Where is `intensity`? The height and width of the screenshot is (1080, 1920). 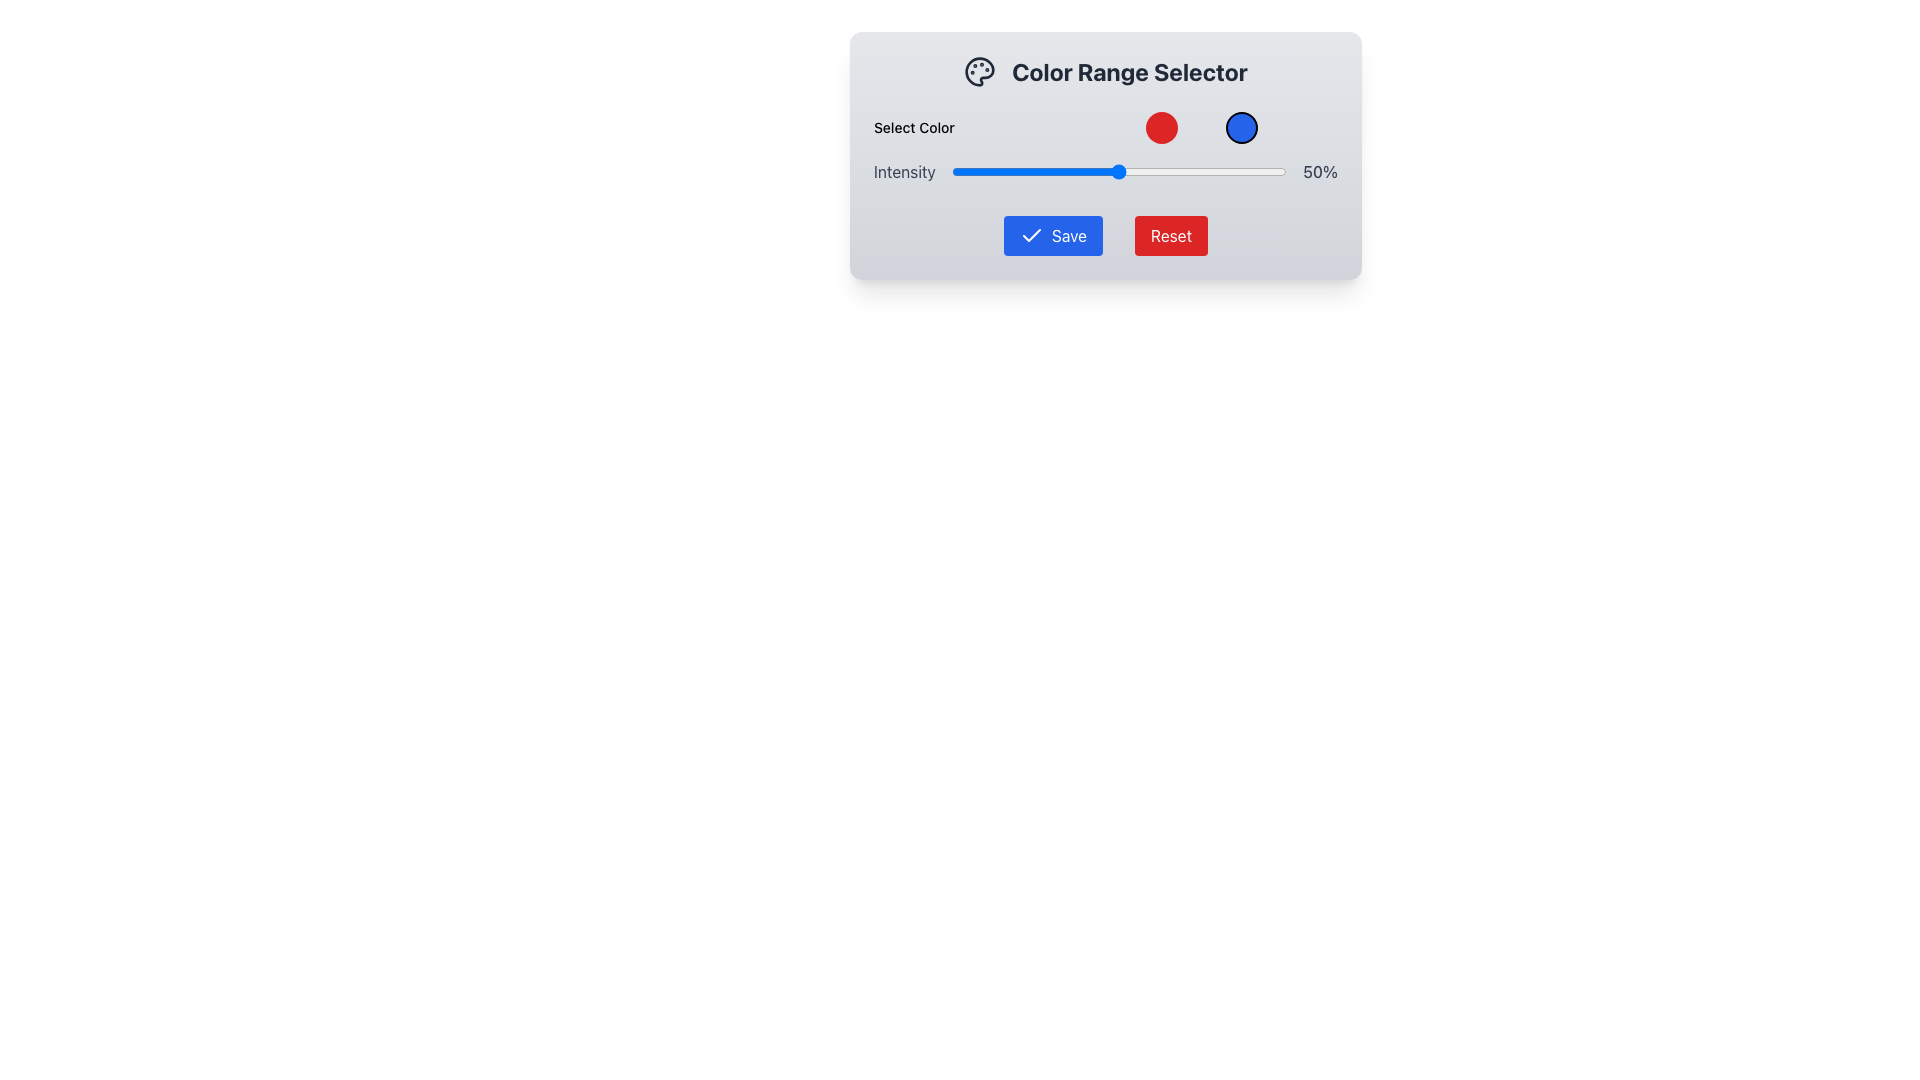
intensity is located at coordinates (988, 171).